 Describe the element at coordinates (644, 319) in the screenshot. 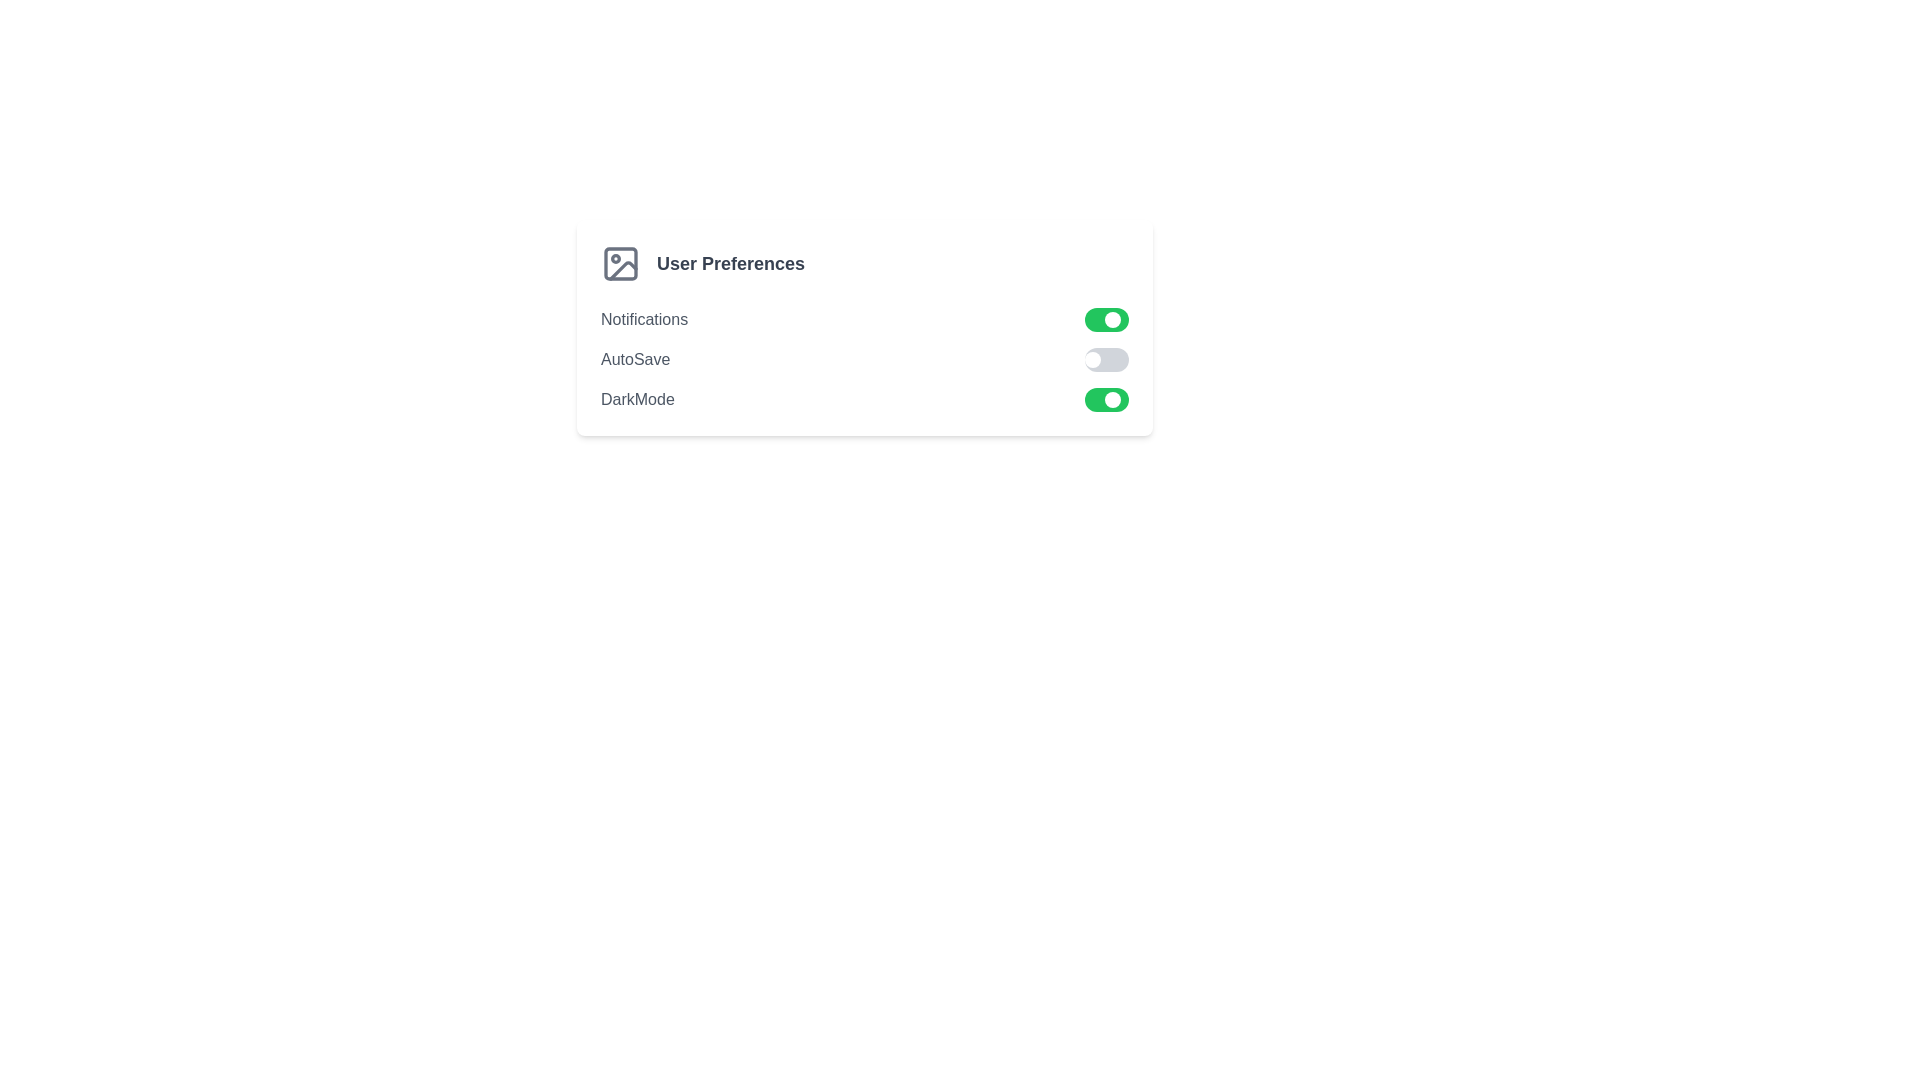

I see `text of the 'Notifications' text label, which is styled in lowercase, gray-colored font and positioned at the top of the settings list` at that location.